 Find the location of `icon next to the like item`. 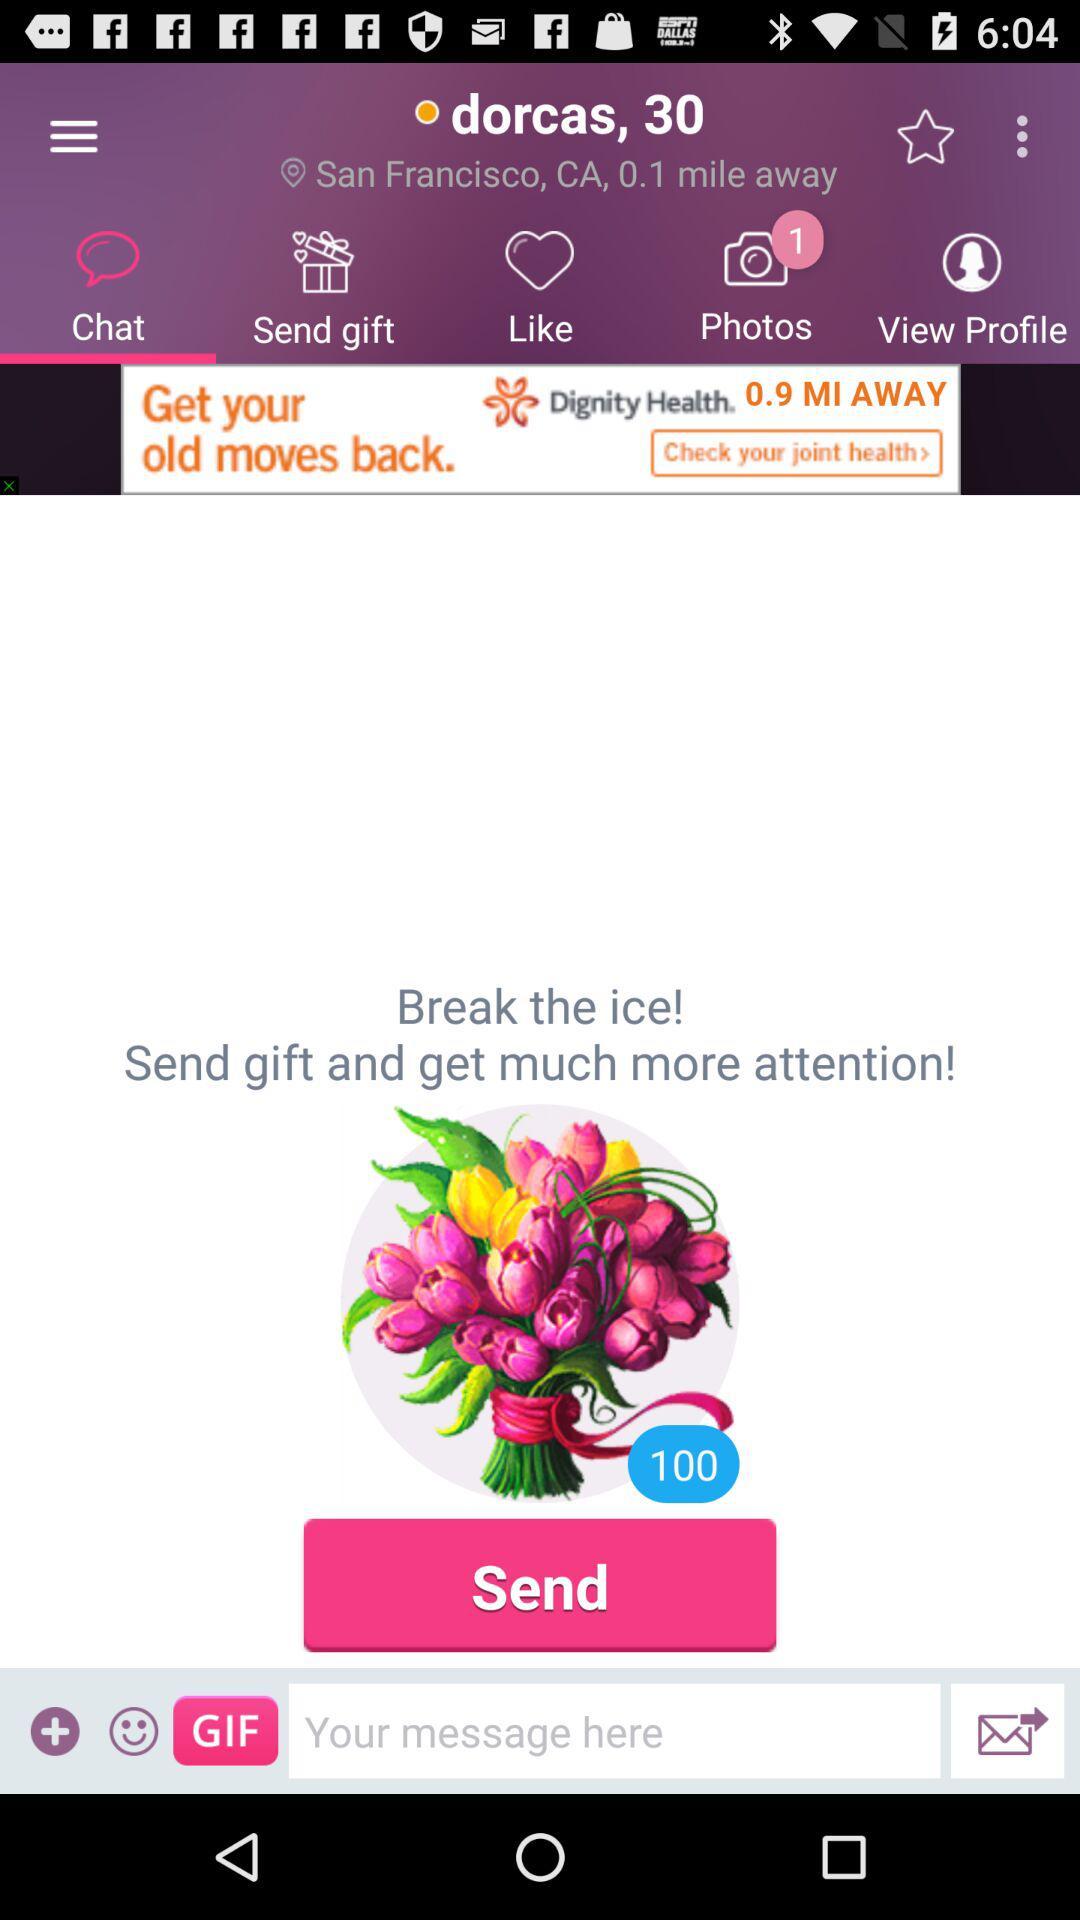

icon next to the like item is located at coordinates (756, 285).